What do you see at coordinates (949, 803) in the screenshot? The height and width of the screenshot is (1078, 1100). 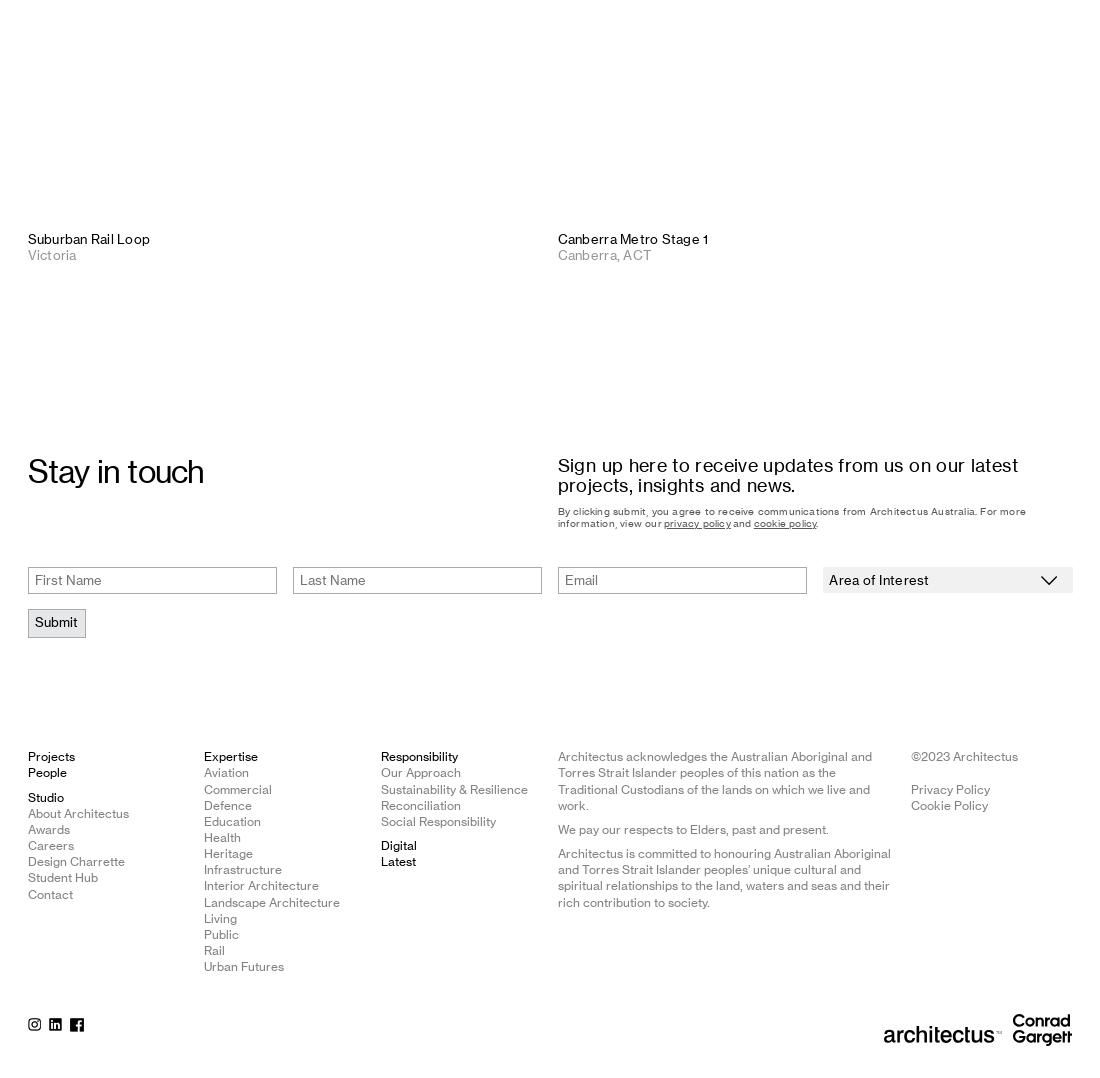 I see `'Cookie Policy'` at bounding box center [949, 803].